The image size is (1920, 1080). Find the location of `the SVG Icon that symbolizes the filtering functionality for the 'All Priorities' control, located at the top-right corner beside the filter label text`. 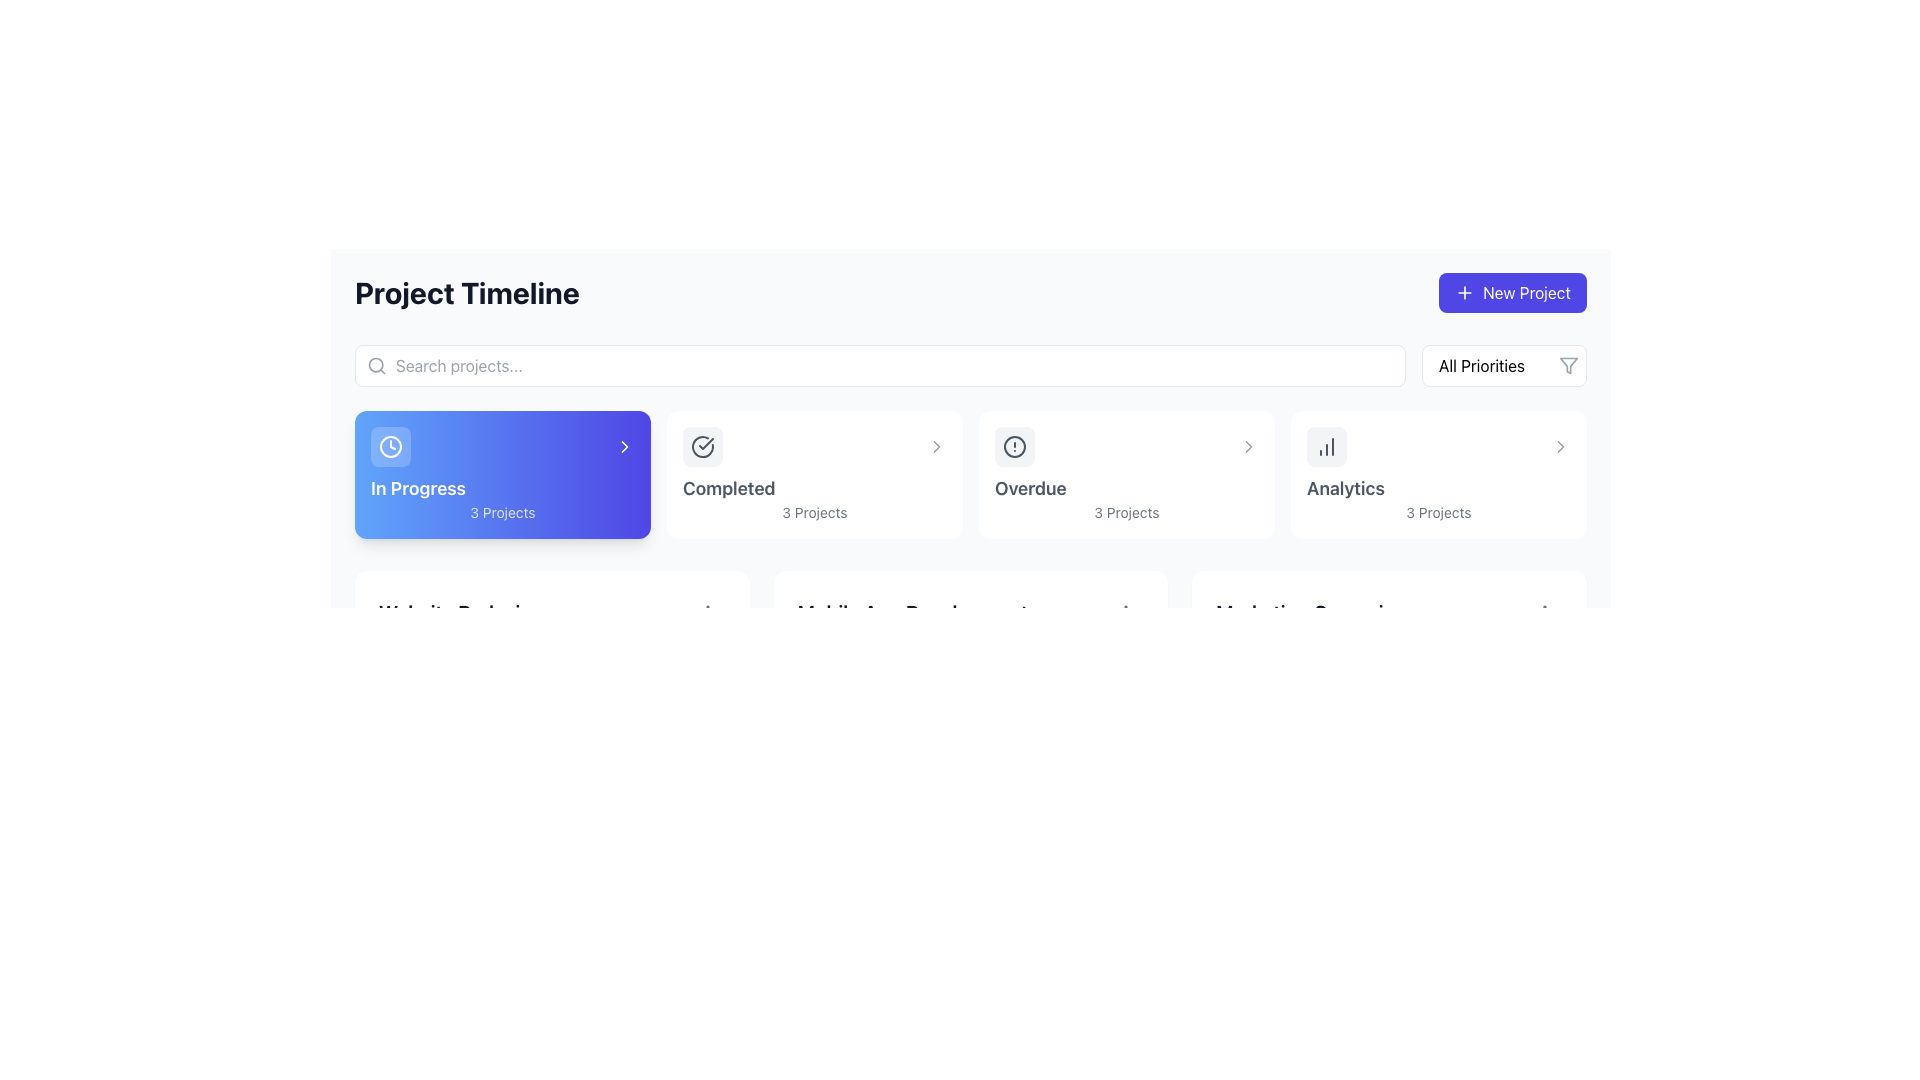

the SVG Icon that symbolizes the filtering functionality for the 'All Priorities' control, located at the top-right corner beside the filter label text is located at coordinates (1568, 366).